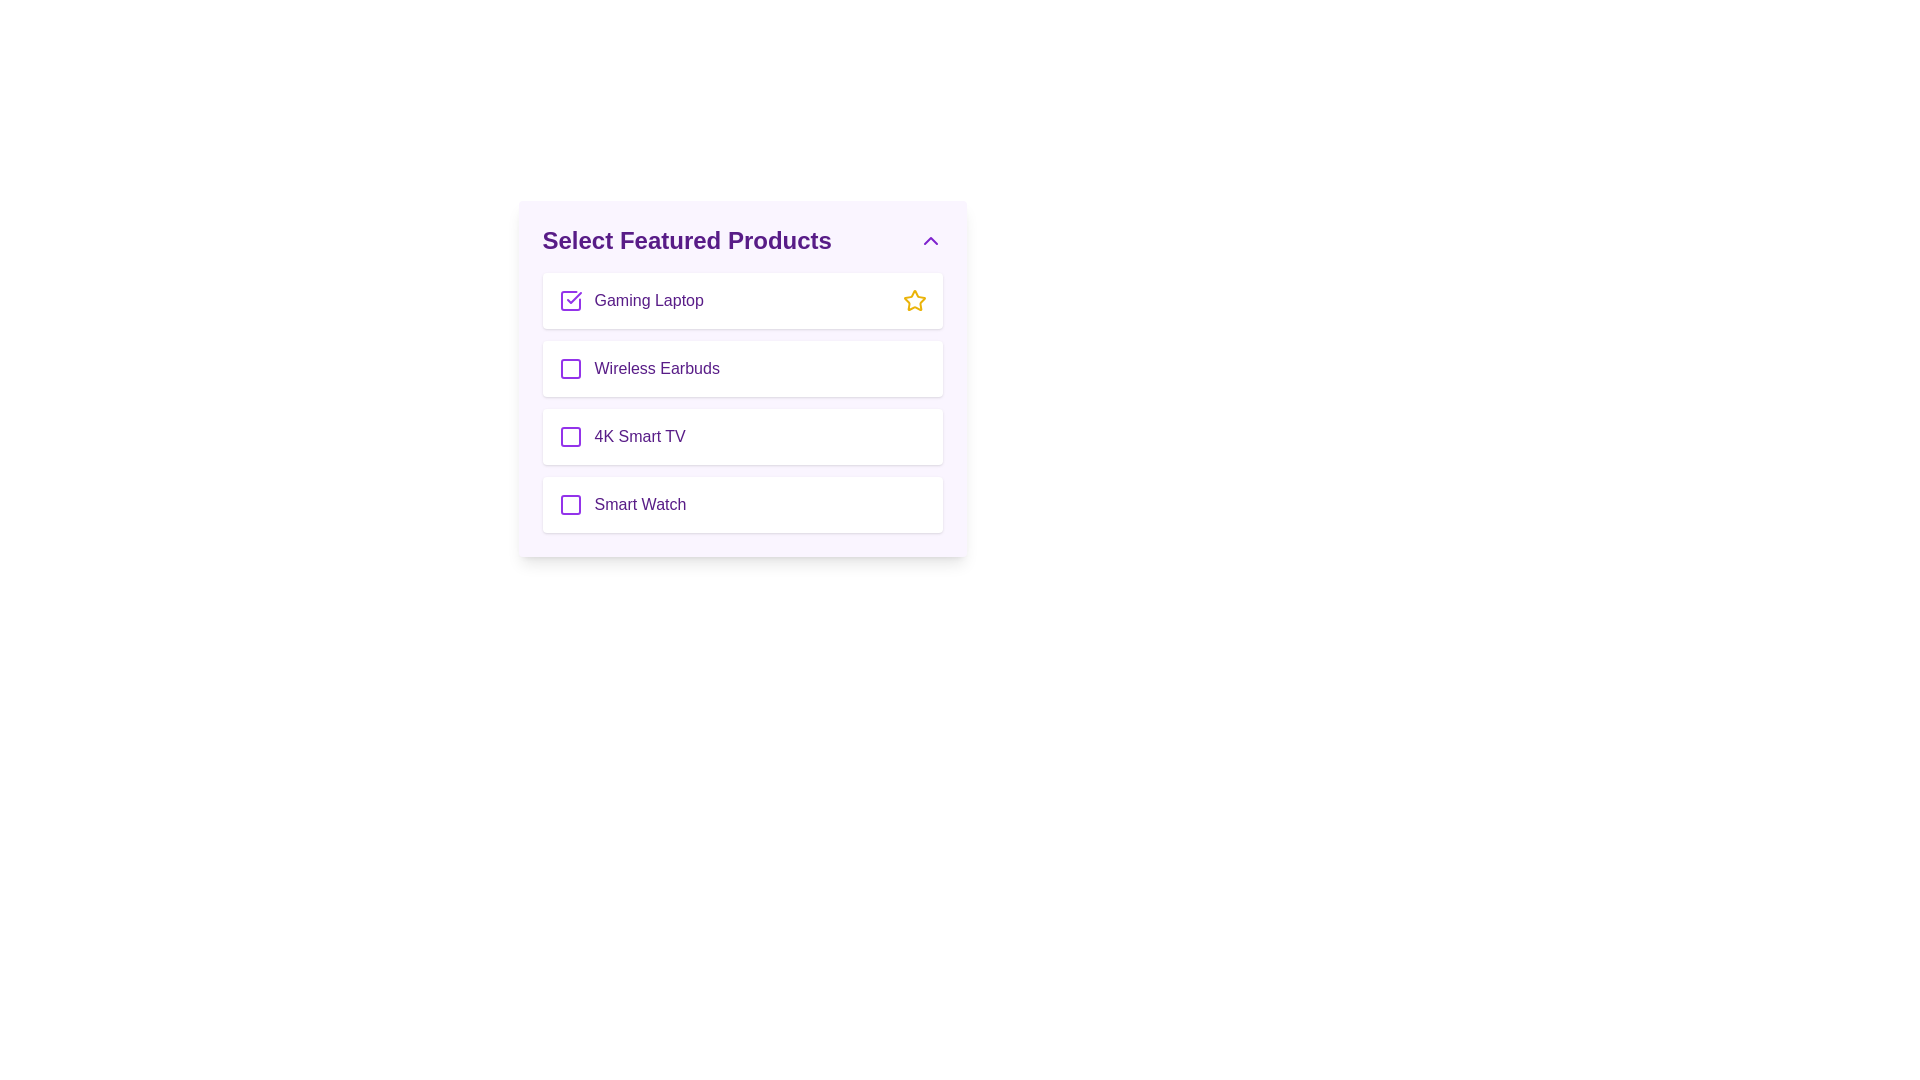 Image resolution: width=1920 pixels, height=1080 pixels. I want to click on the non-interactive Text label displaying '4K Smart TV' within the 'Select Featured Products' section, which is the third item in the list, so click(640, 435).